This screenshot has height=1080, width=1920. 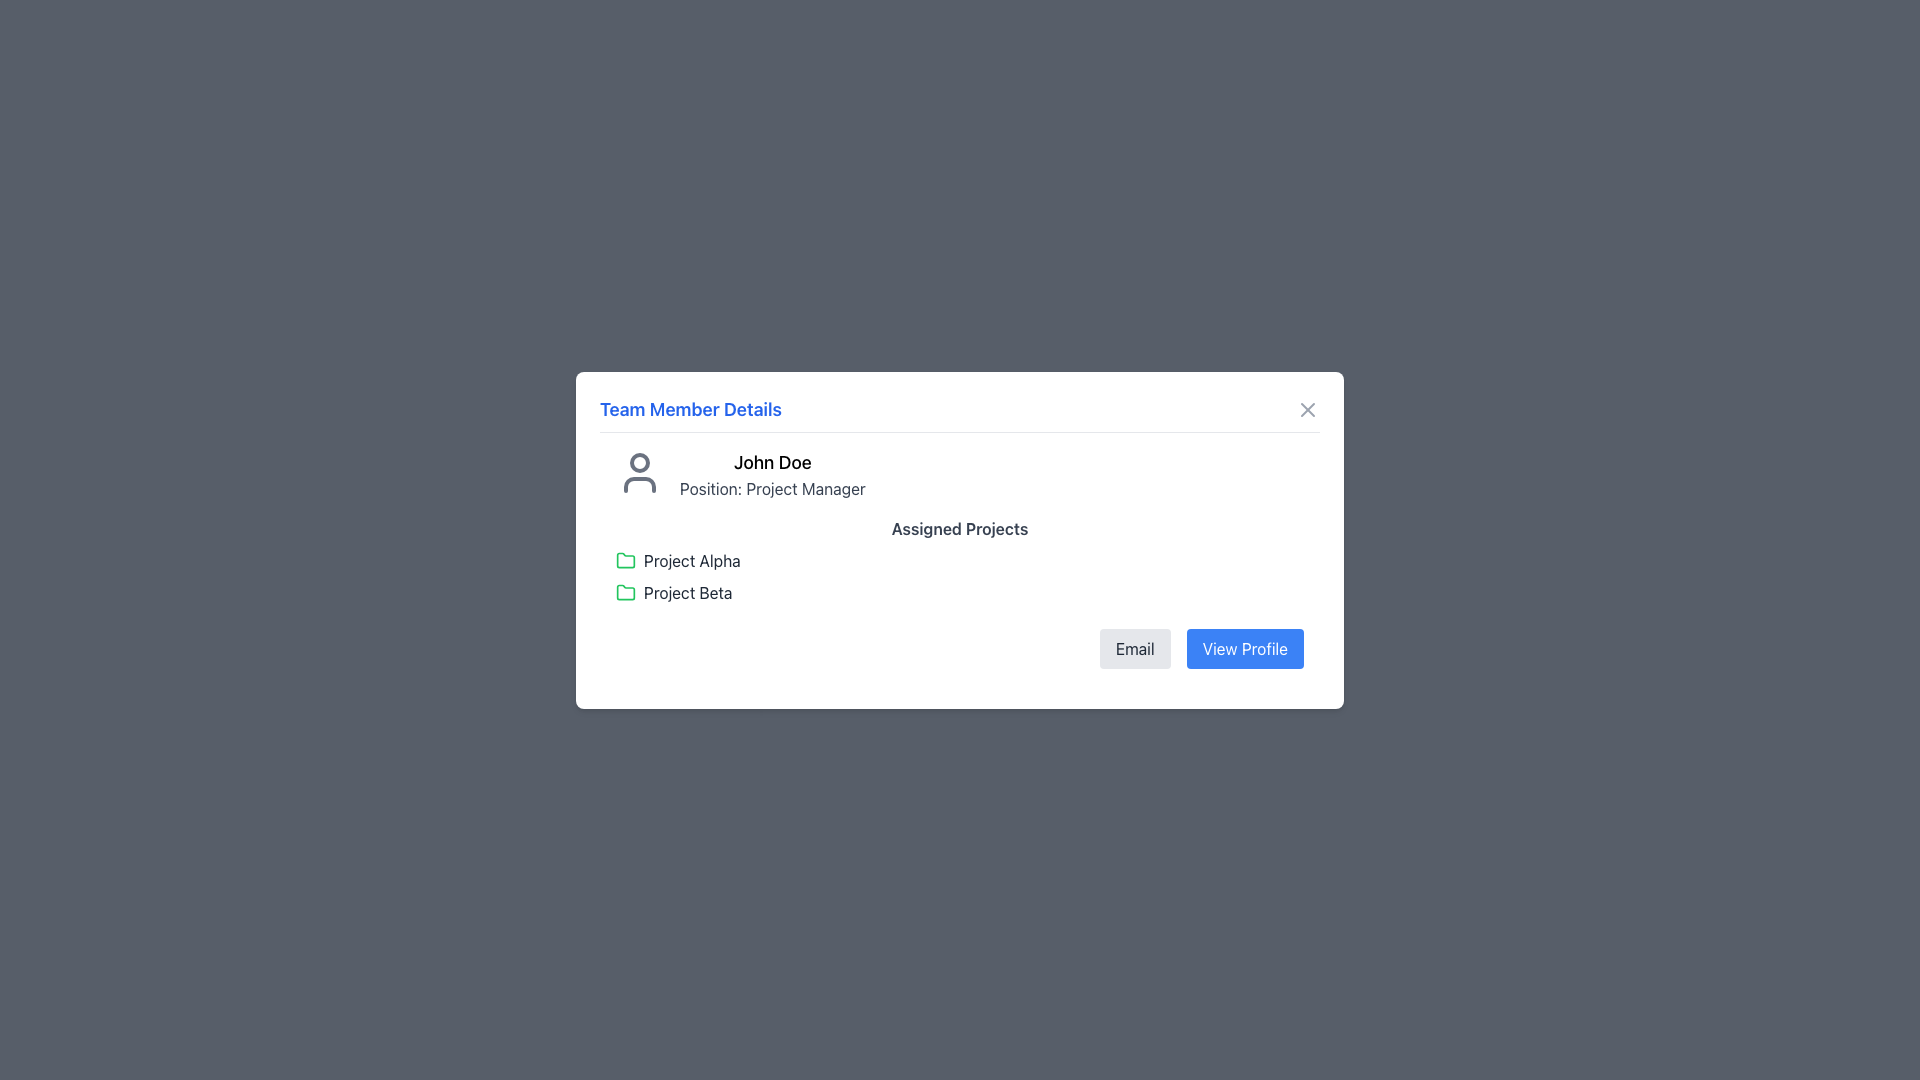 What do you see at coordinates (771, 474) in the screenshot?
I see `the Text Display element that shows 'John Doe' and 'Position: Project Manager', located to the right of the user profile icon in the upper left portion of the dialog box` at bounding box center [771, 474].